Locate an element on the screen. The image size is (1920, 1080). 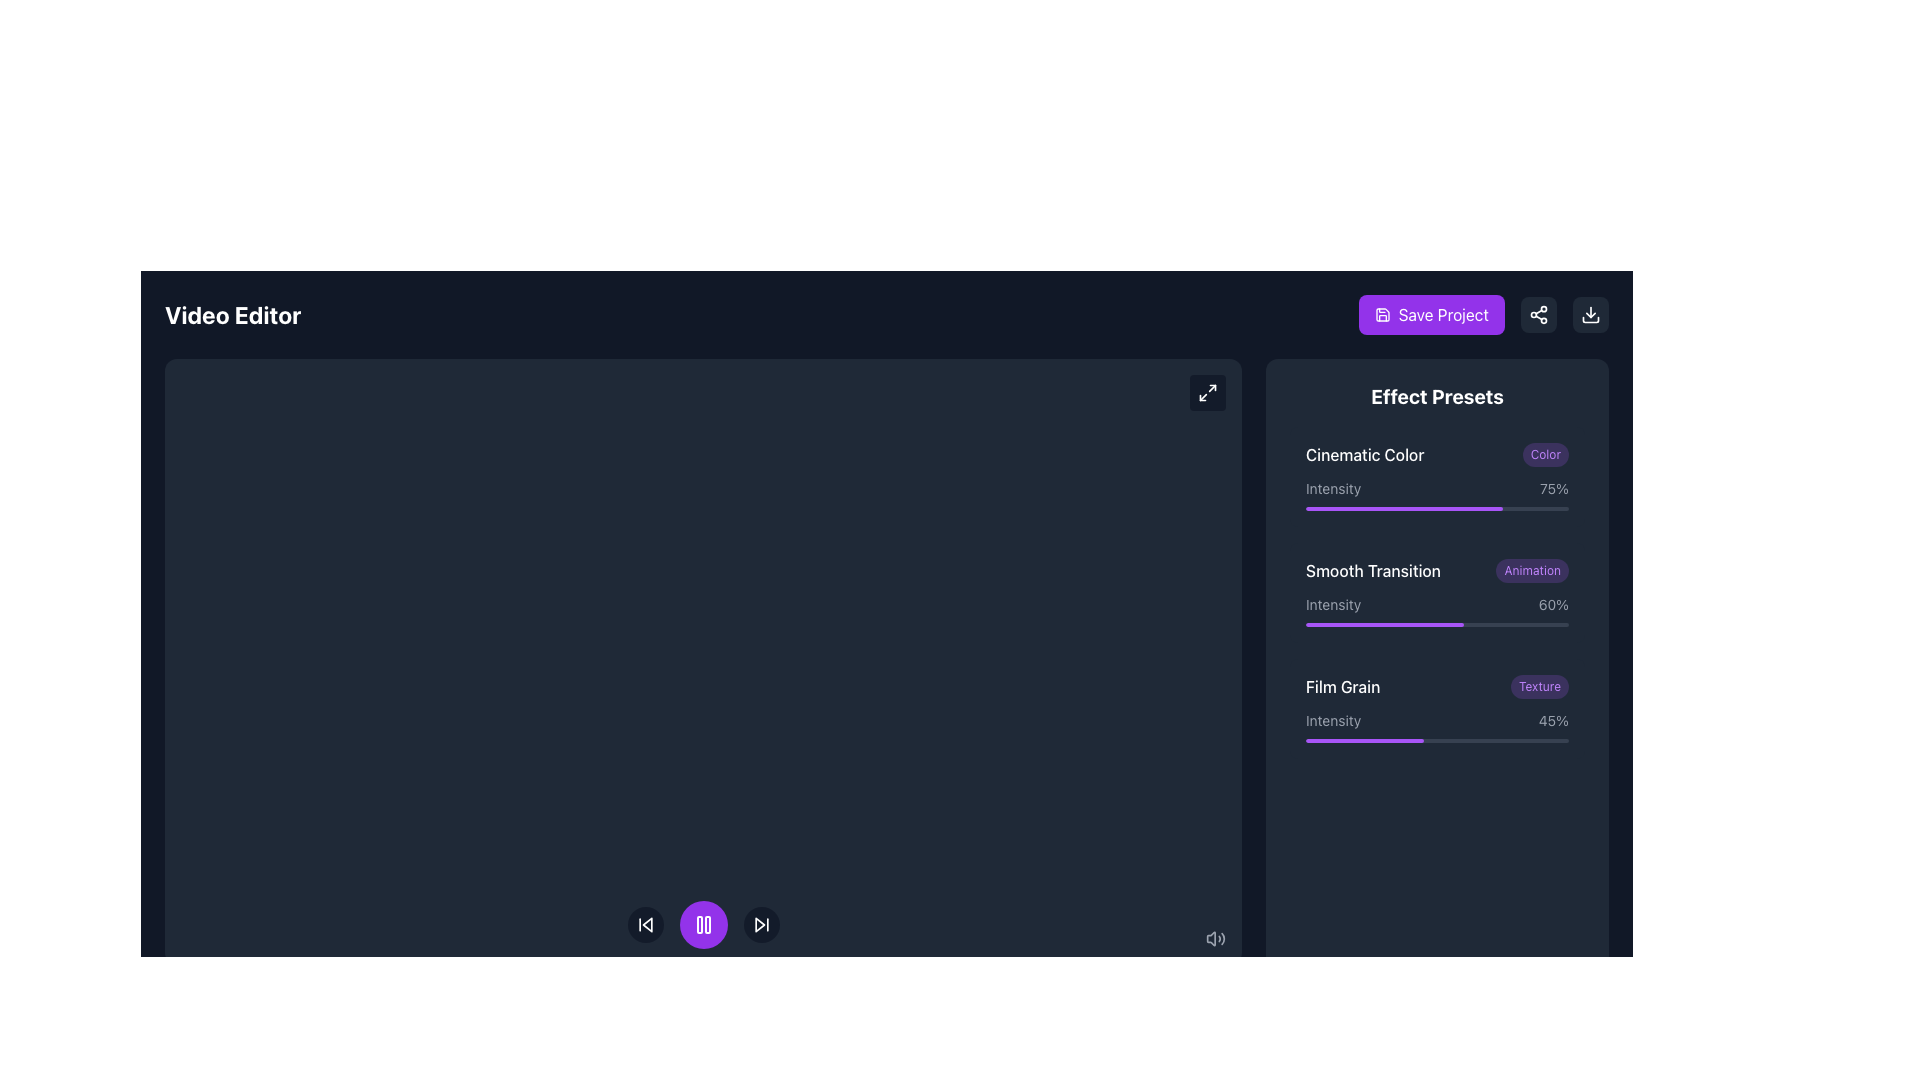
information displayed on the 'Smooth Transition' preset label located in the 'Effect Presets' section, which is the second item in the list is located at coordinates (1436, 570).